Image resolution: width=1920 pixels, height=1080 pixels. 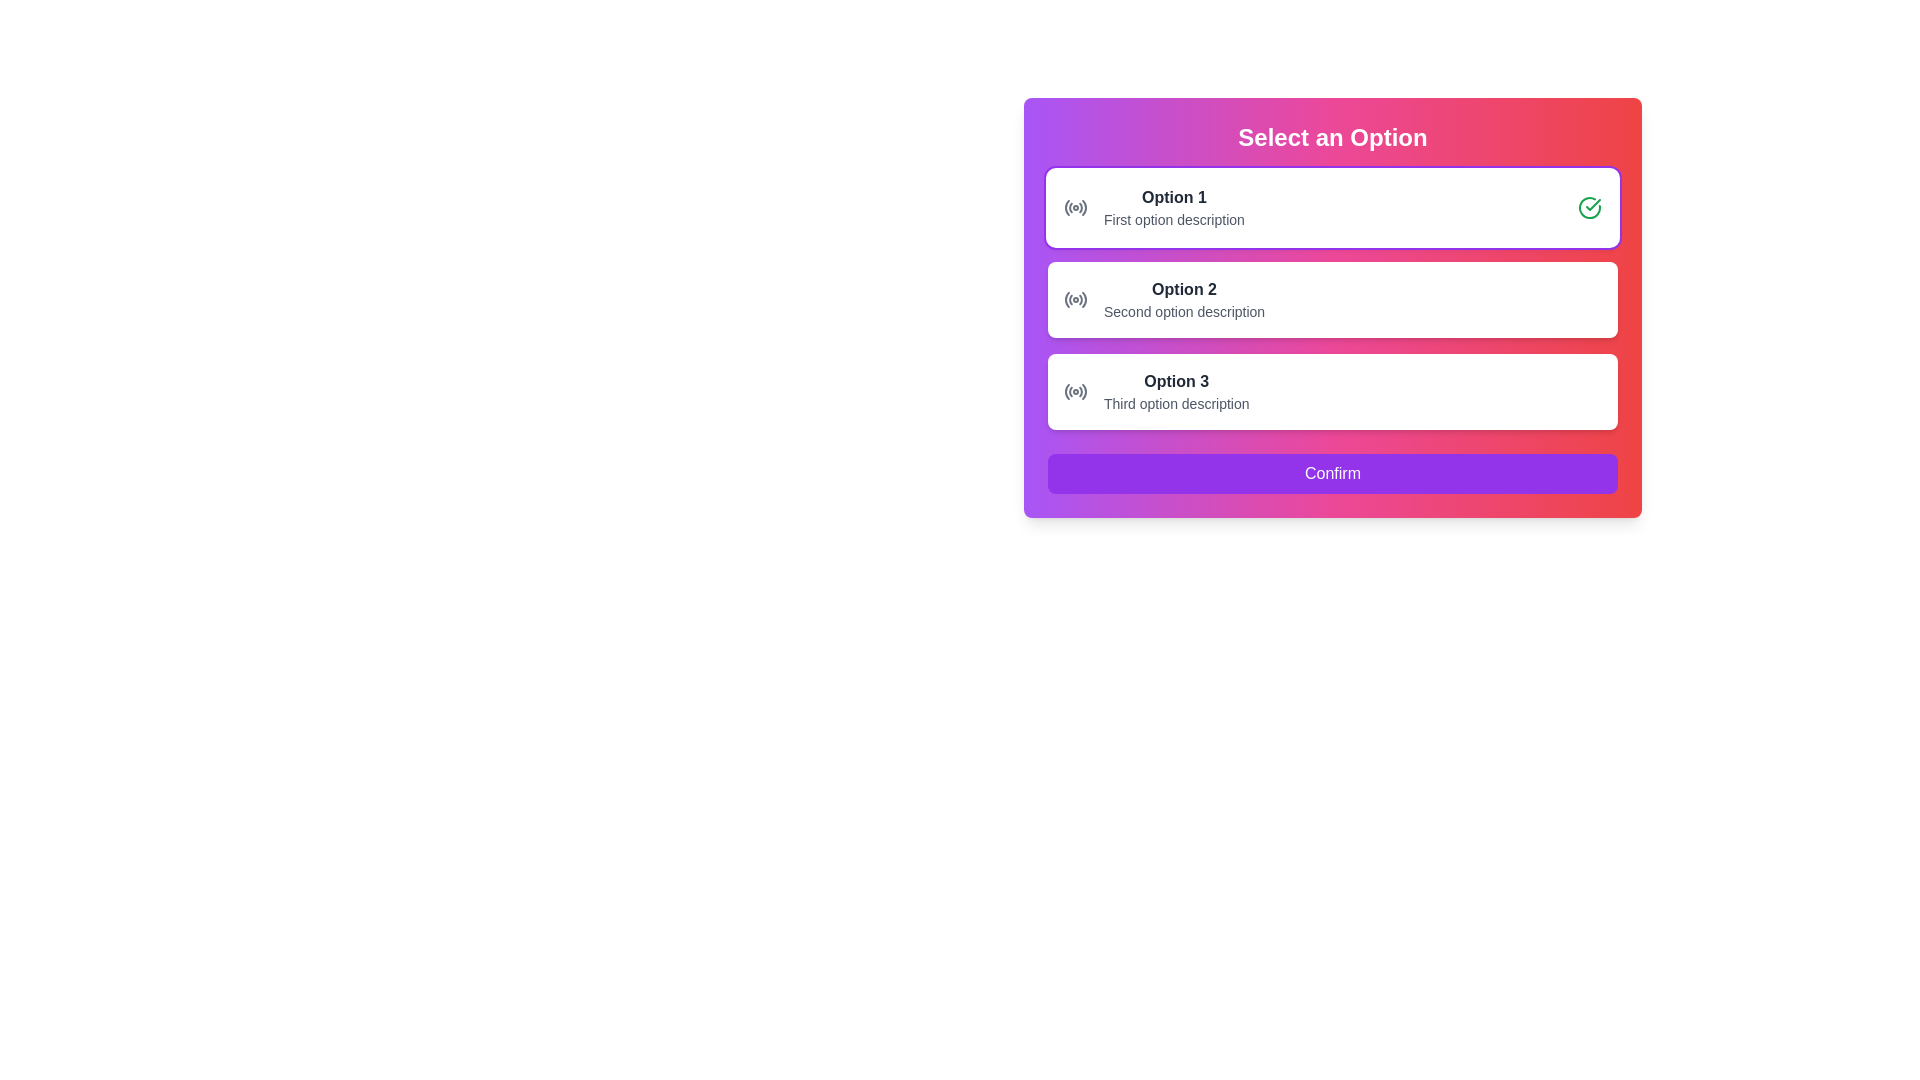 What do you see at coordinates (1333, 474) in the screenshot?
I see `the confirmation button located at the bottom of the card titled 'Select an Option'` at bounding box center [1333, 474].